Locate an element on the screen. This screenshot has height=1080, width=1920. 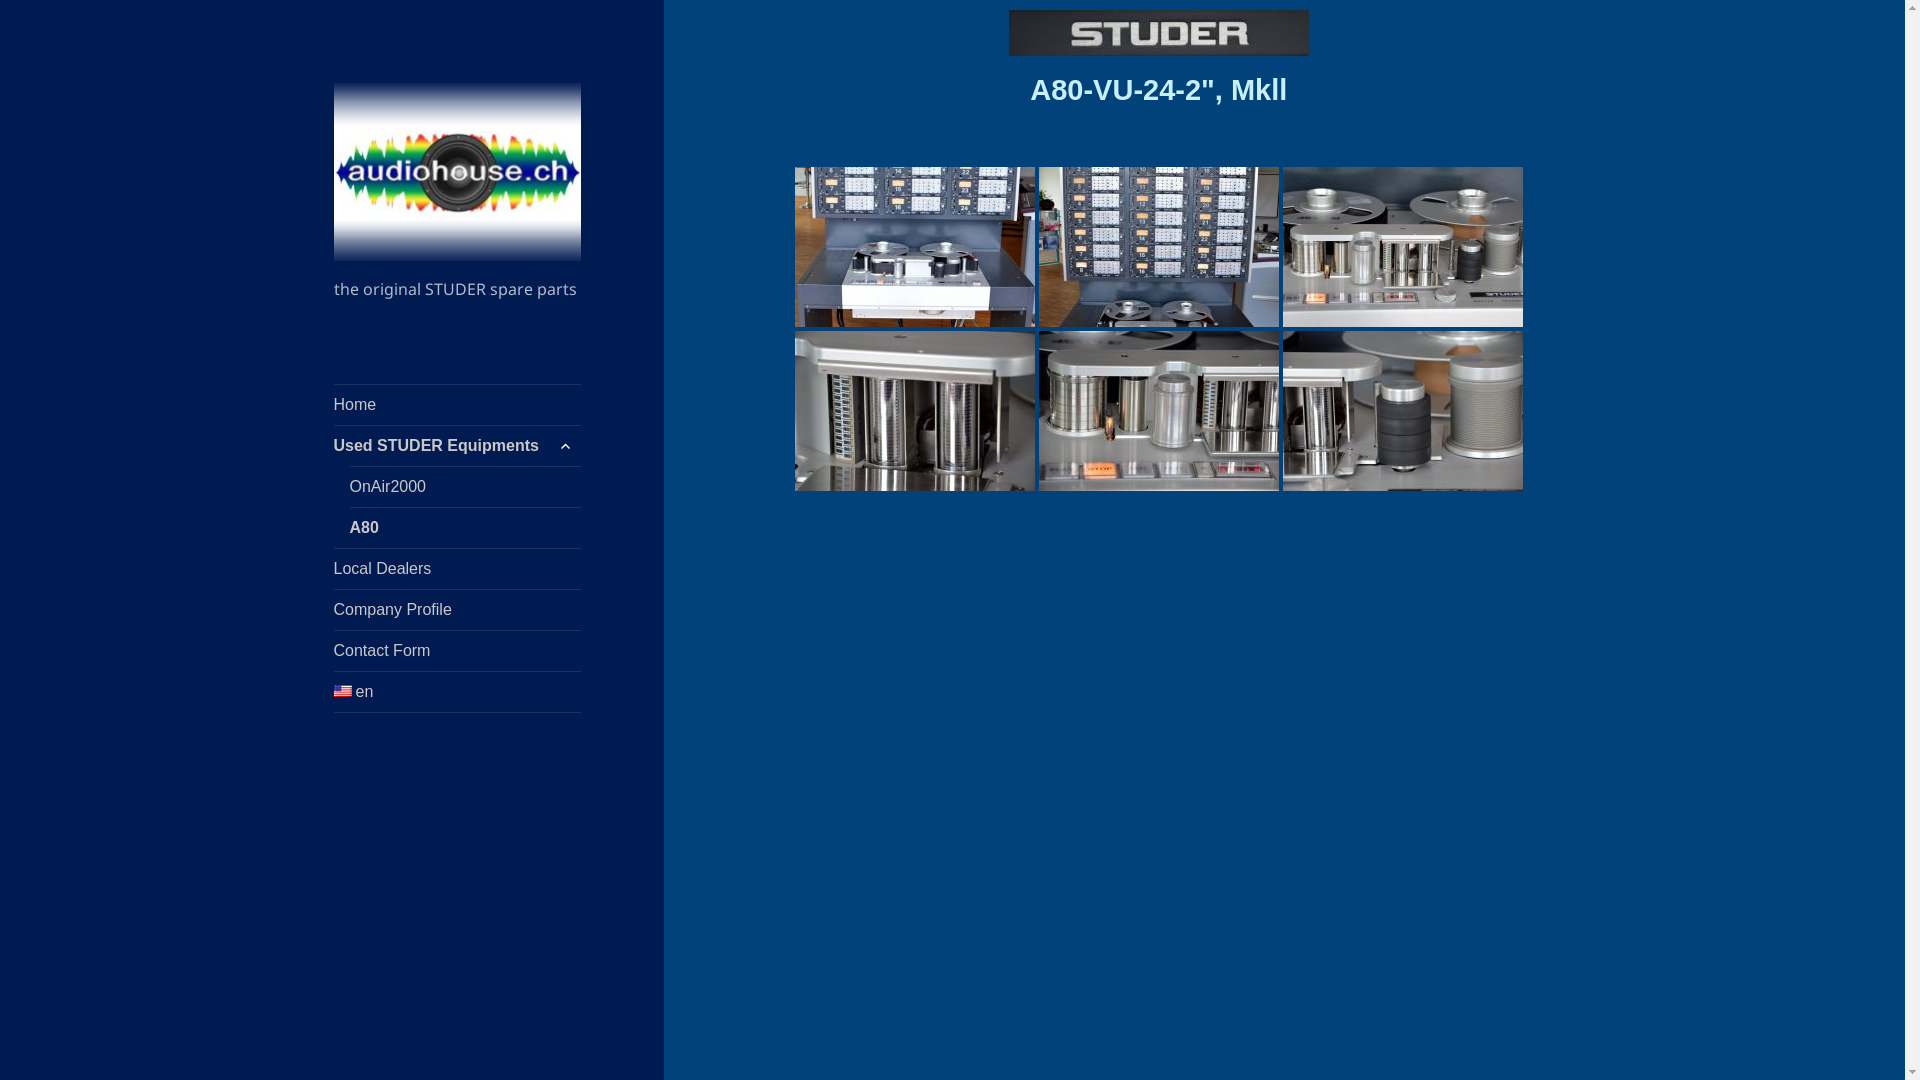
'A80-VU-24-239-3-scaled' is located at coordinates (1401, 245).